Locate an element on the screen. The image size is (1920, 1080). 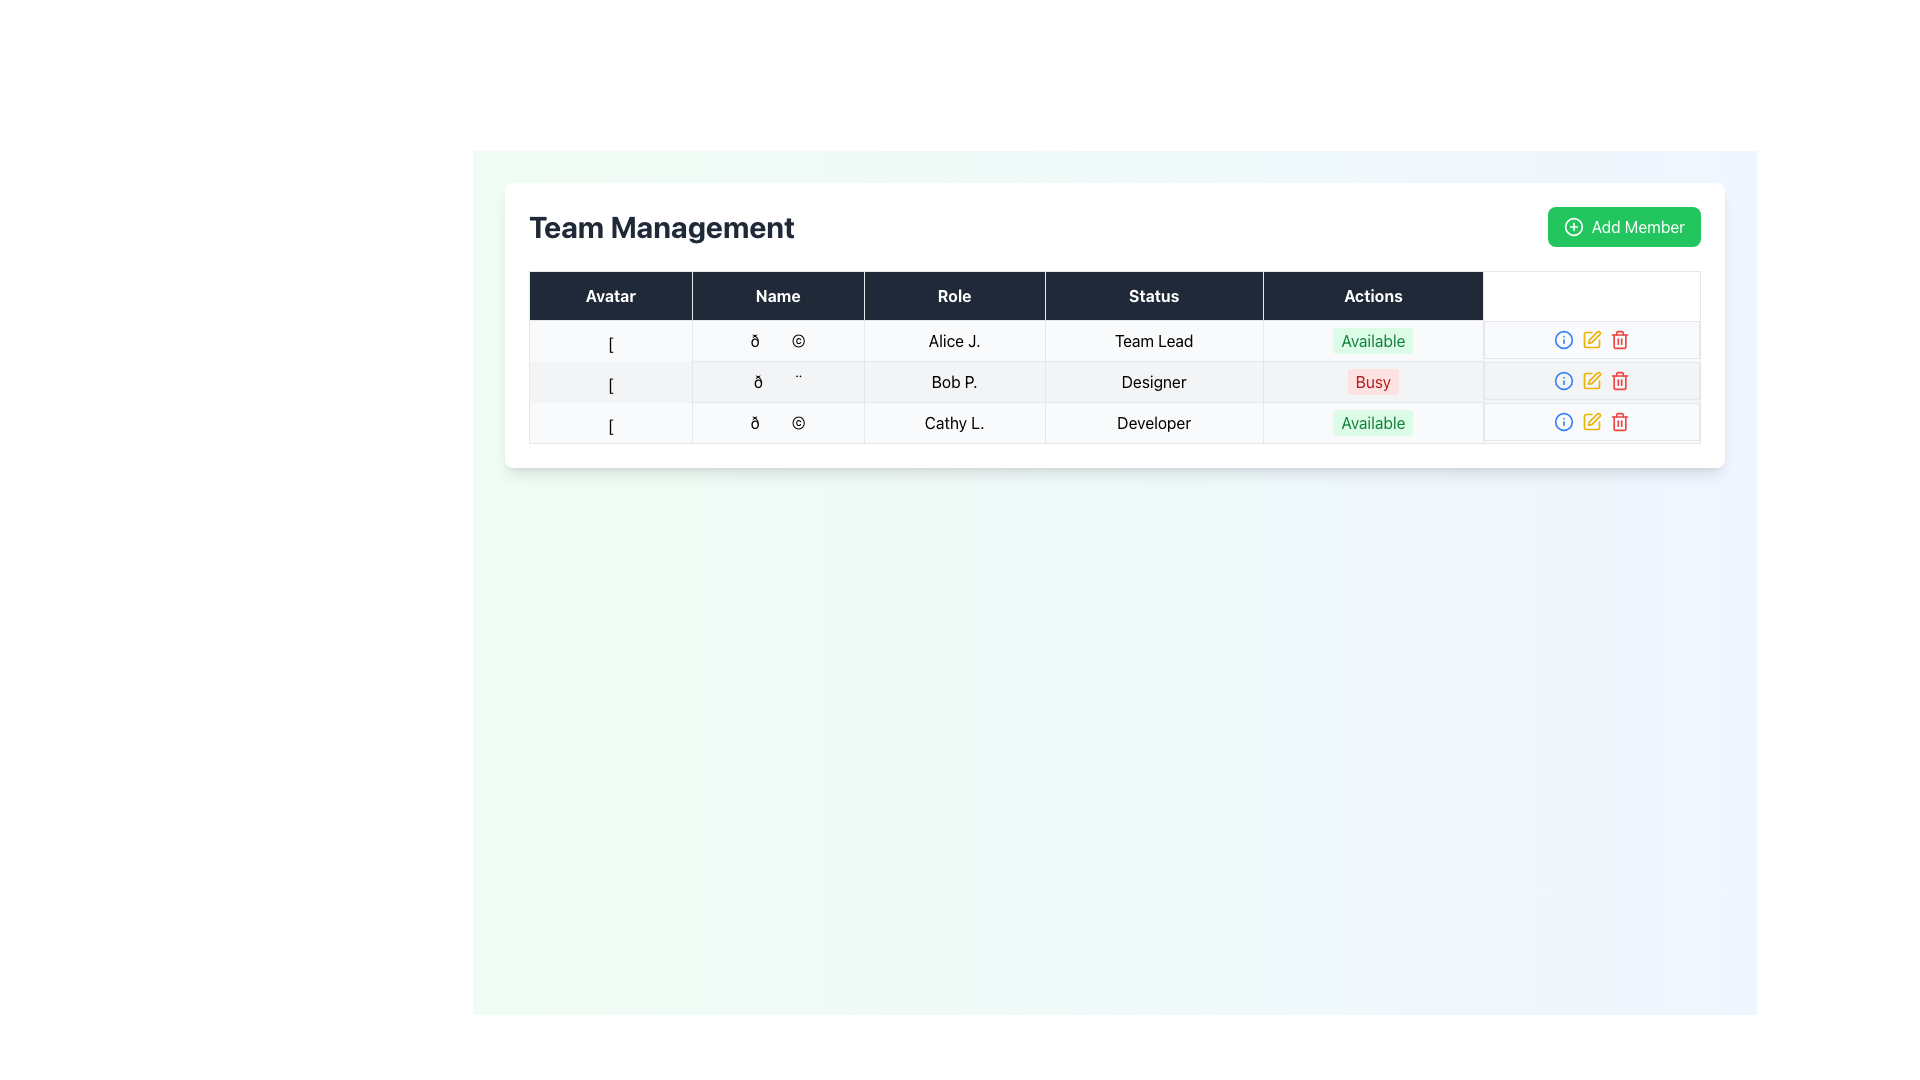
the status label indicating the availability of Cathy L. in the rightmost column of the last row of the table layout under the header 'Actions' is located at coordinates (1372, 422).